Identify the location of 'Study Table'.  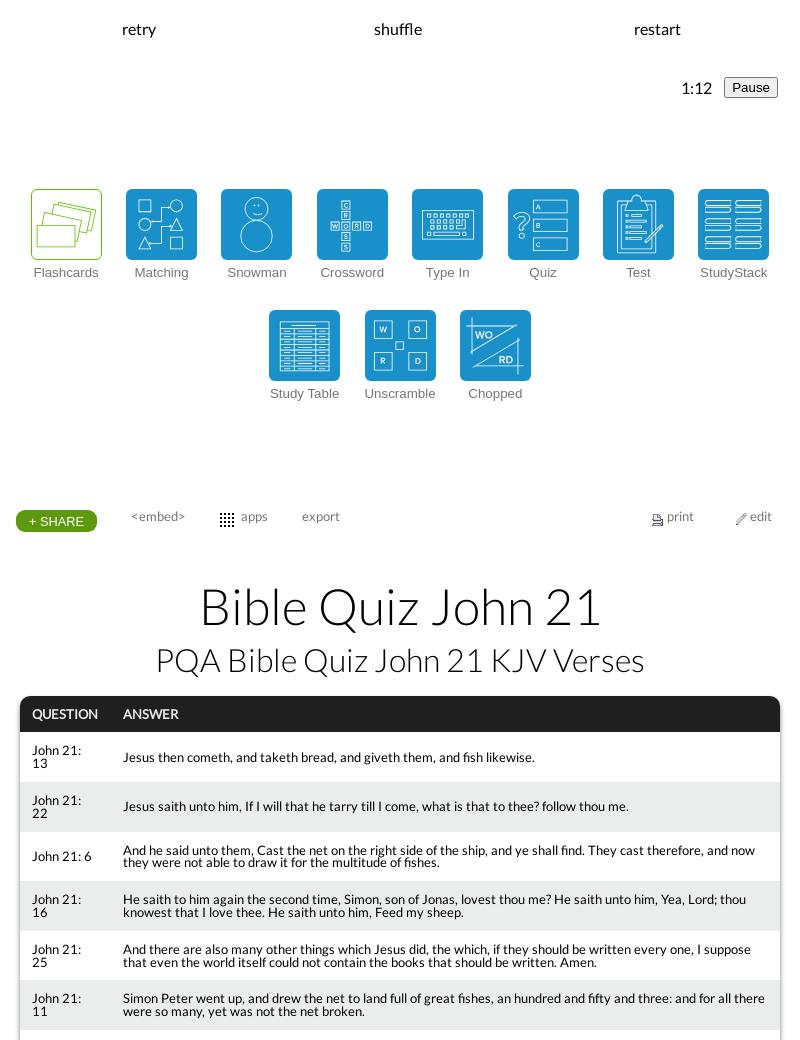
(303, 392).